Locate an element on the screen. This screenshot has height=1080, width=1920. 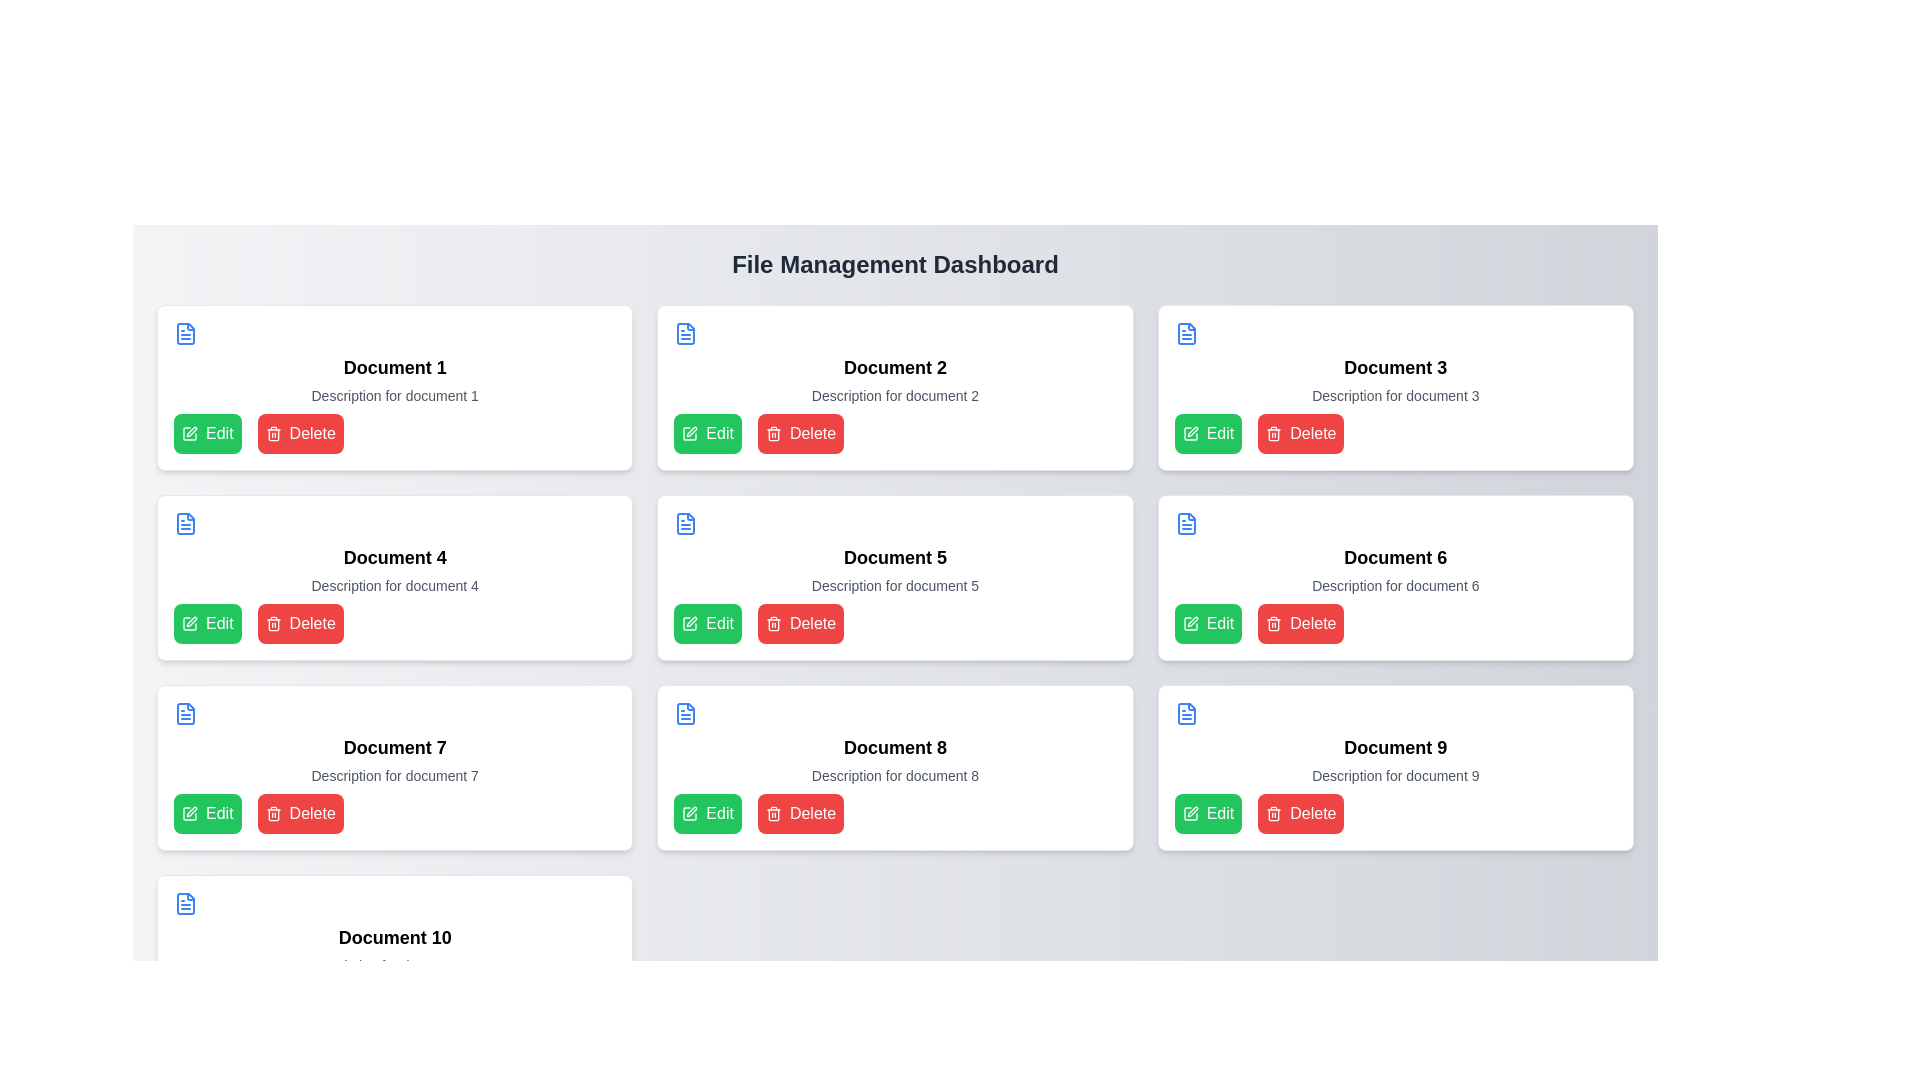
the Edit button on the document entry card located at the bottom-left corner of the file management dashboard to modify the document is located at coordinates (395, 956).